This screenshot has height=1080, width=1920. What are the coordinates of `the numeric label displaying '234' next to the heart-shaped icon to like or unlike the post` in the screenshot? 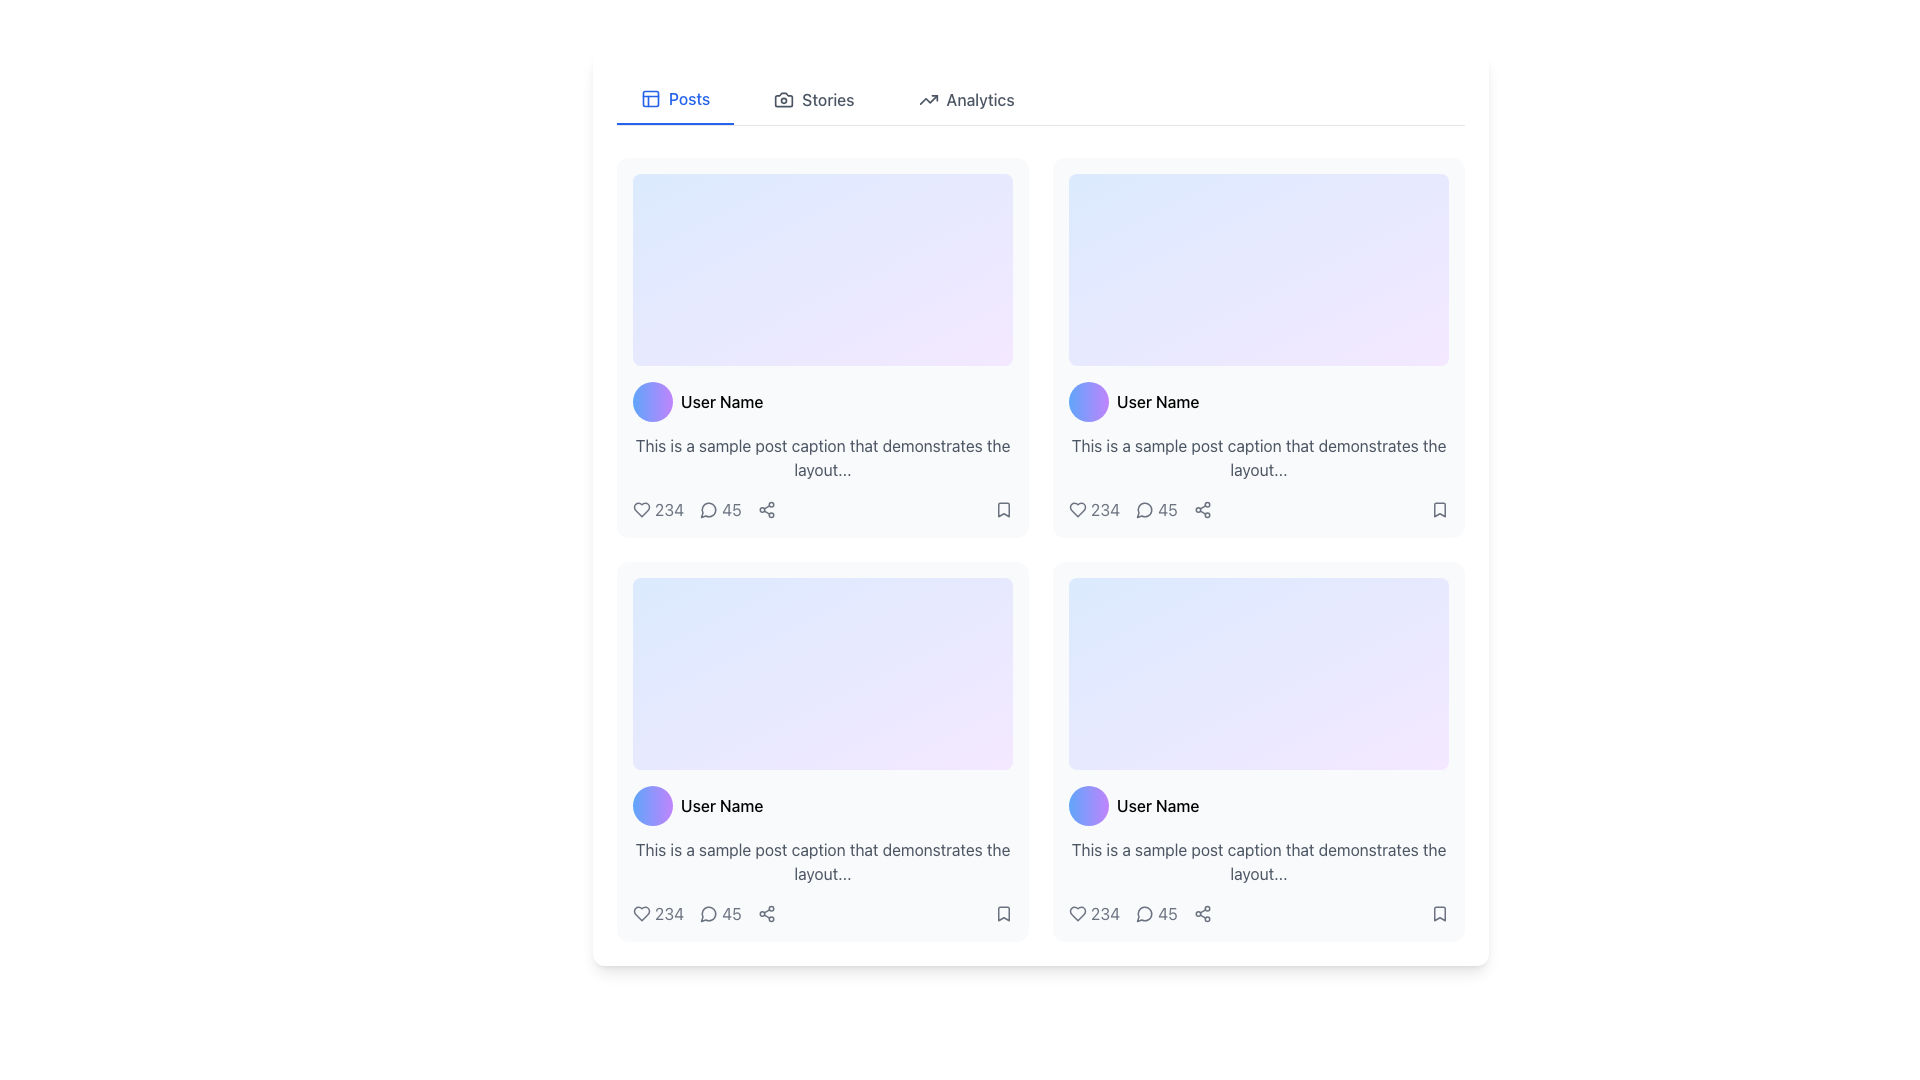 It's located at (1093, 508).